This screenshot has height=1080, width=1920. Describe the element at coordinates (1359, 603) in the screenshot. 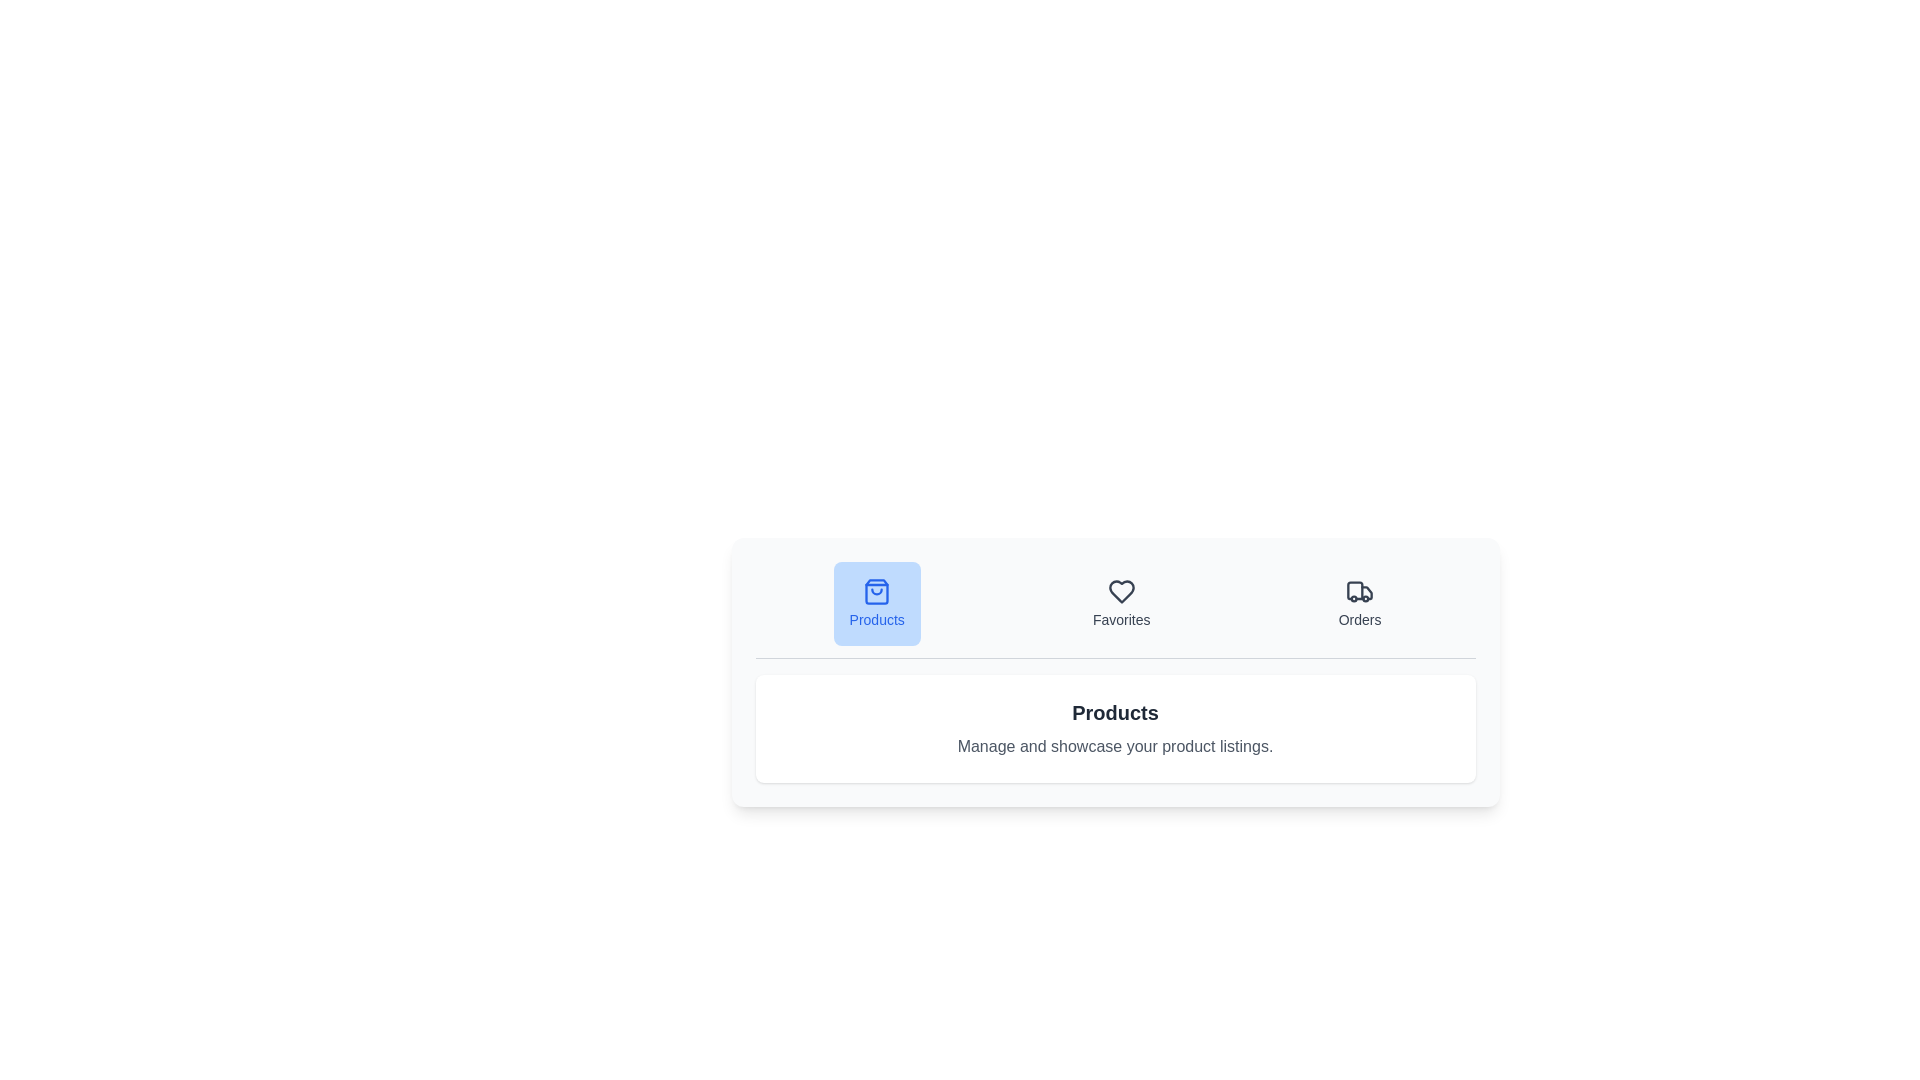

I see `the Orders tab by clicking its button` at that location.